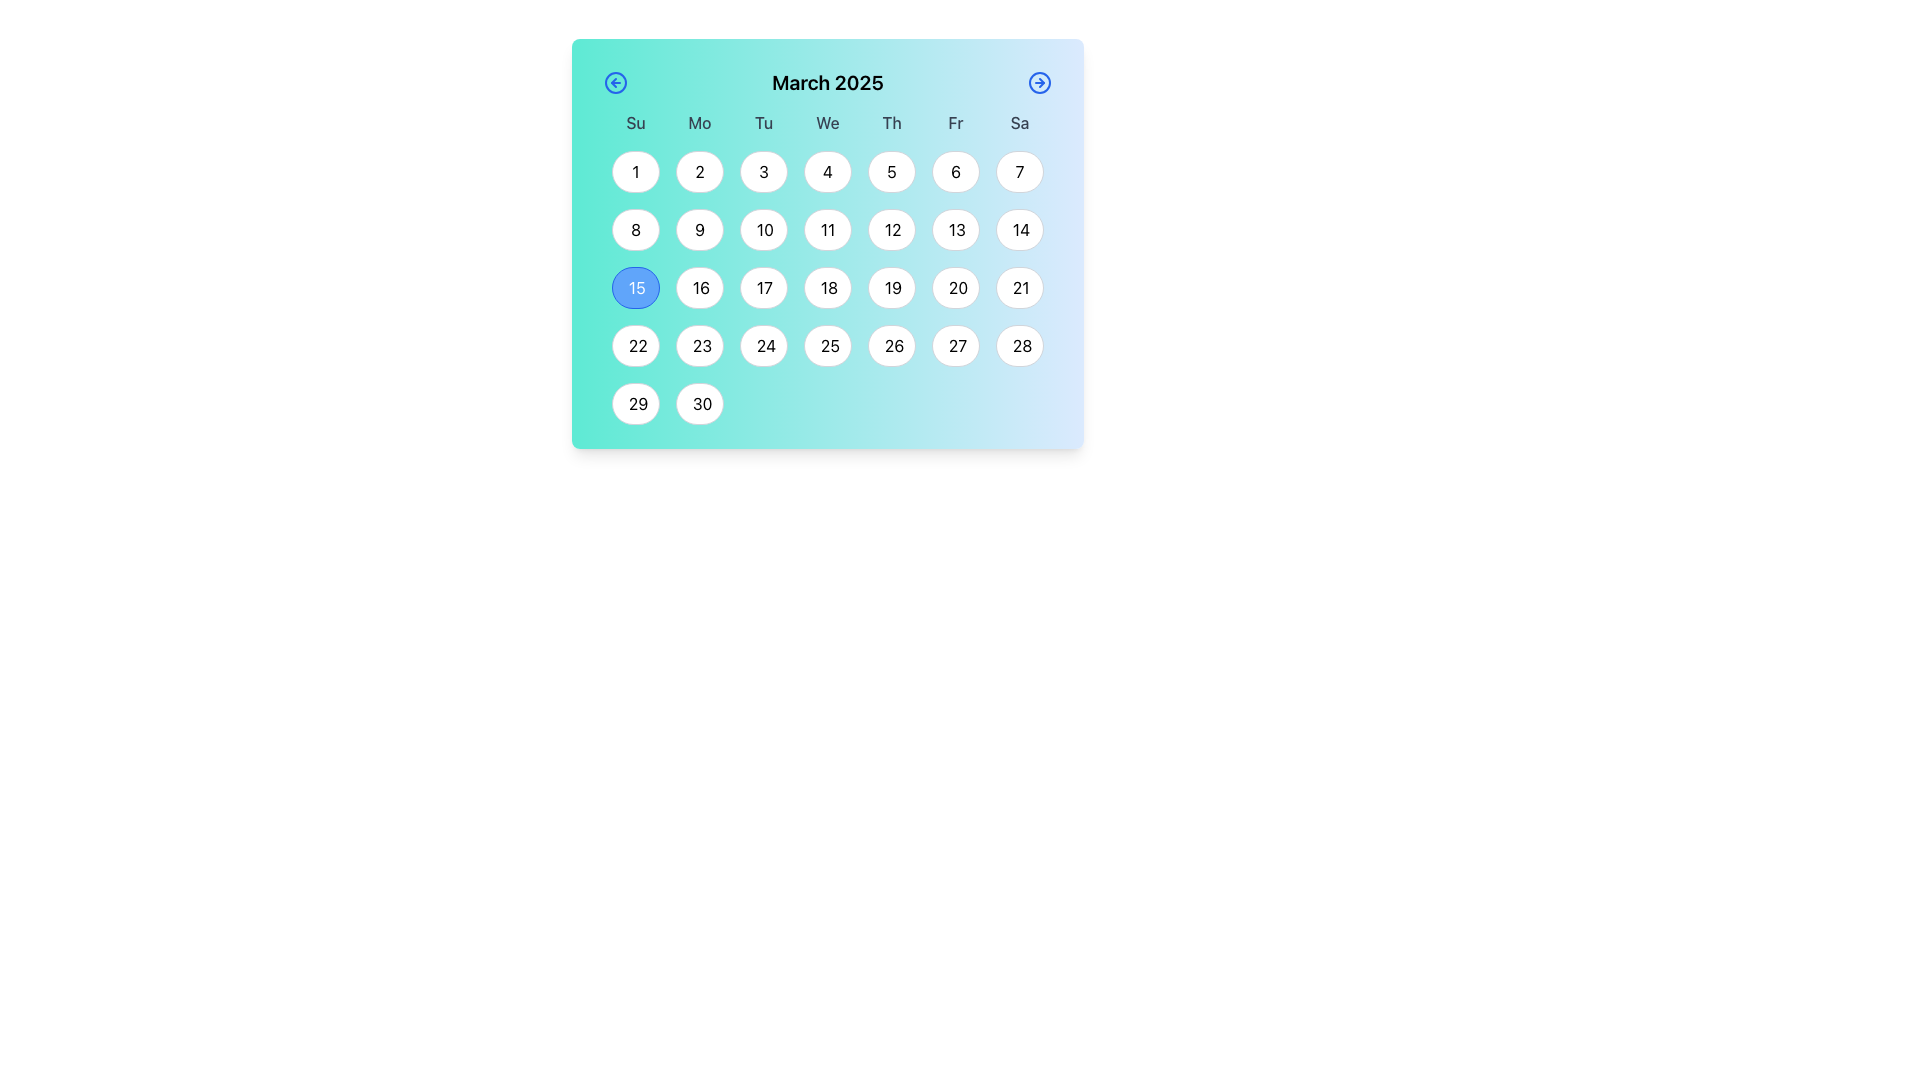 This screenshot has width=1920, height=1080. Describe the element at coordinates (891, 171) in the screenshot. I see `the circular white button displaying the number '5' in the calendar UI` at that location.